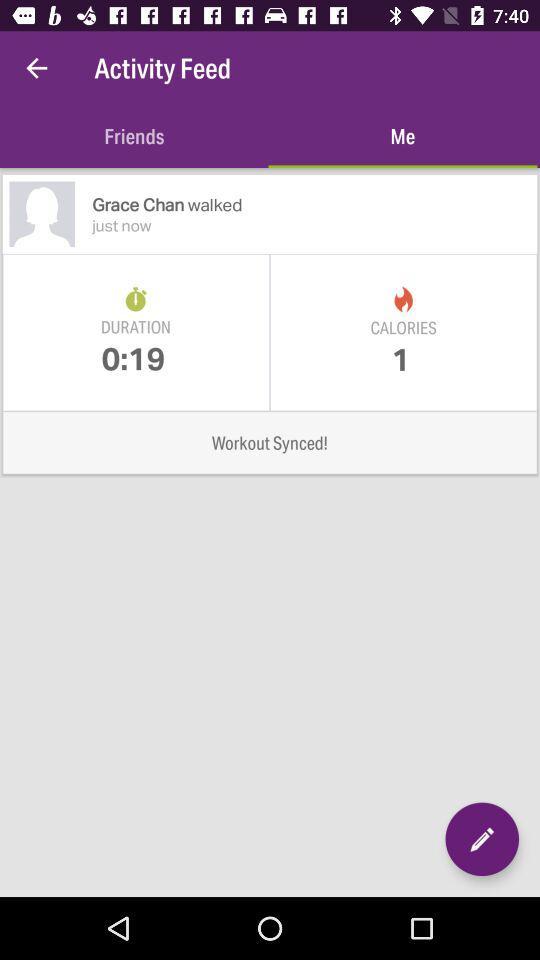 This screenshot has width=540, height=960. Describe the element at coordinates (314, 204) in the screenshot. I see `icon below friends` at that location.